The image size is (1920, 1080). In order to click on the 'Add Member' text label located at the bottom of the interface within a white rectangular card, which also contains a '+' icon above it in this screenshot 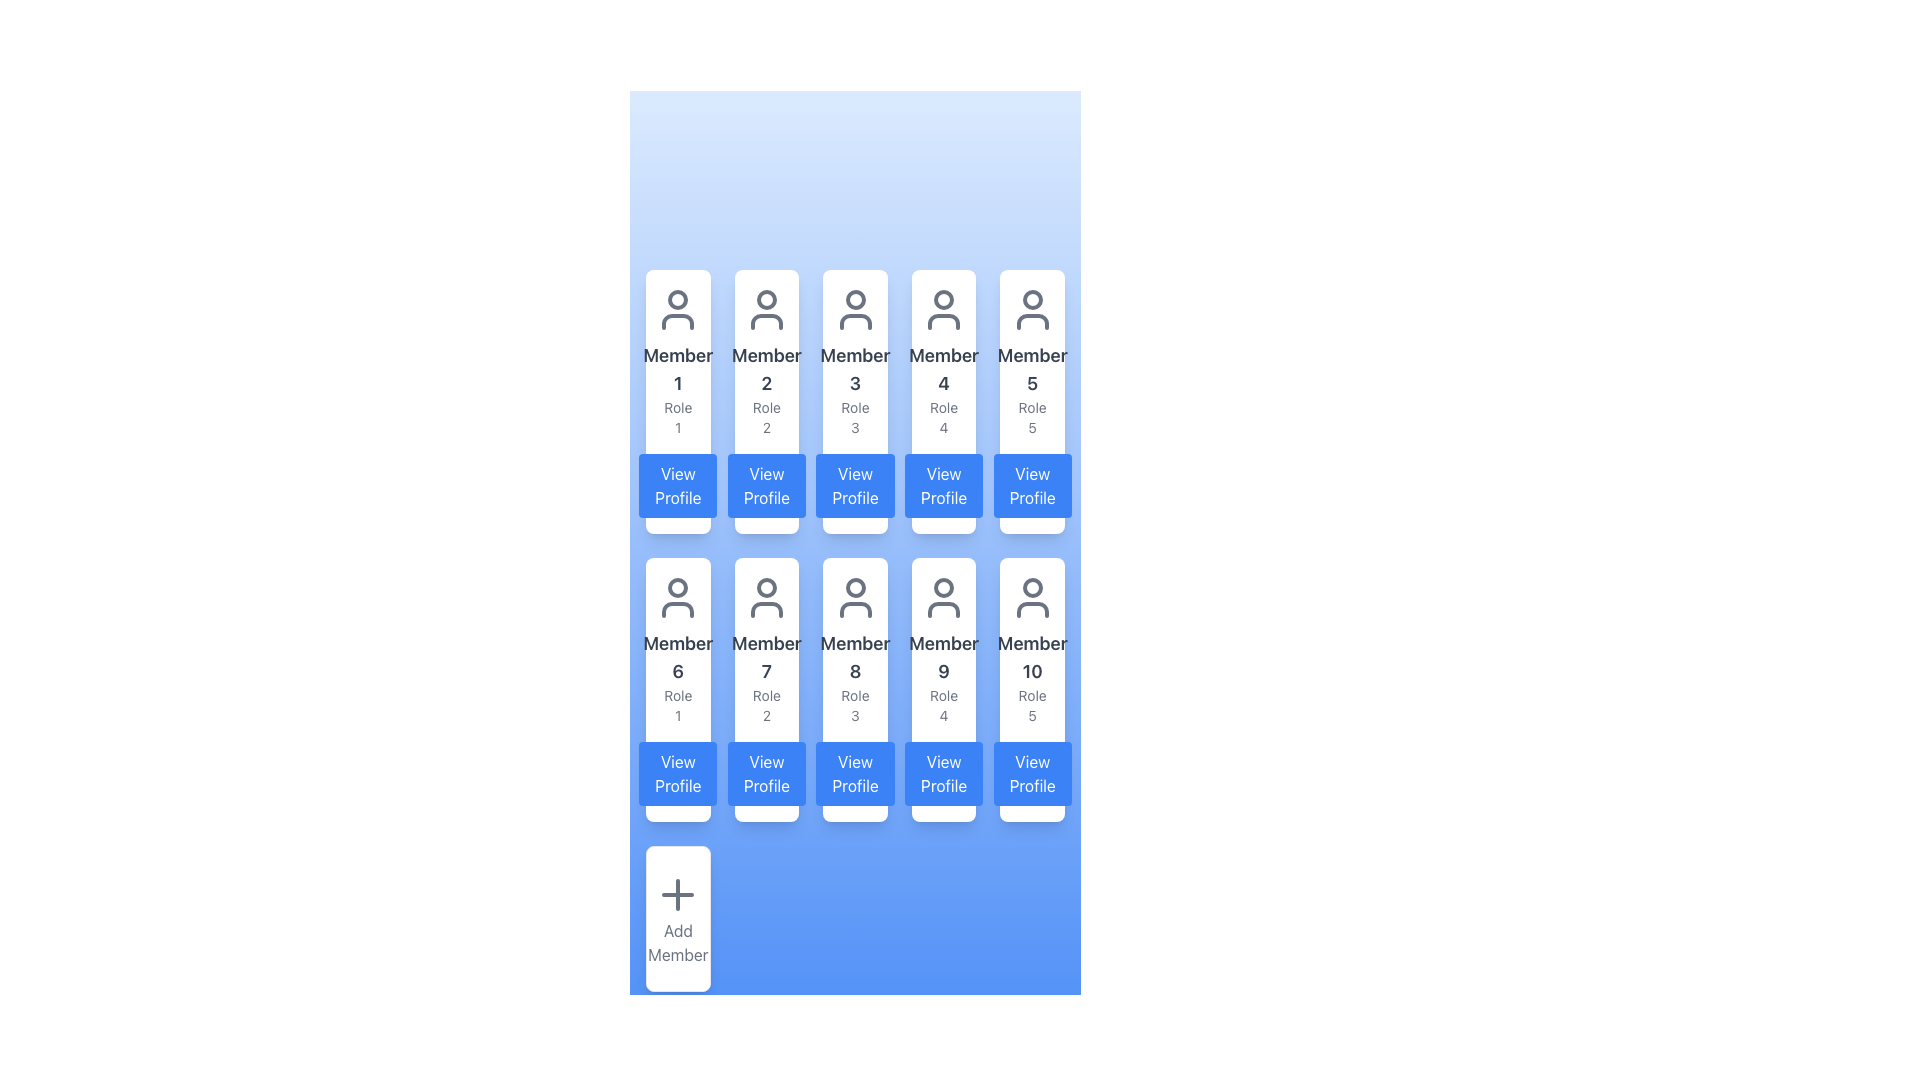, I will do `click(678, 942)`.